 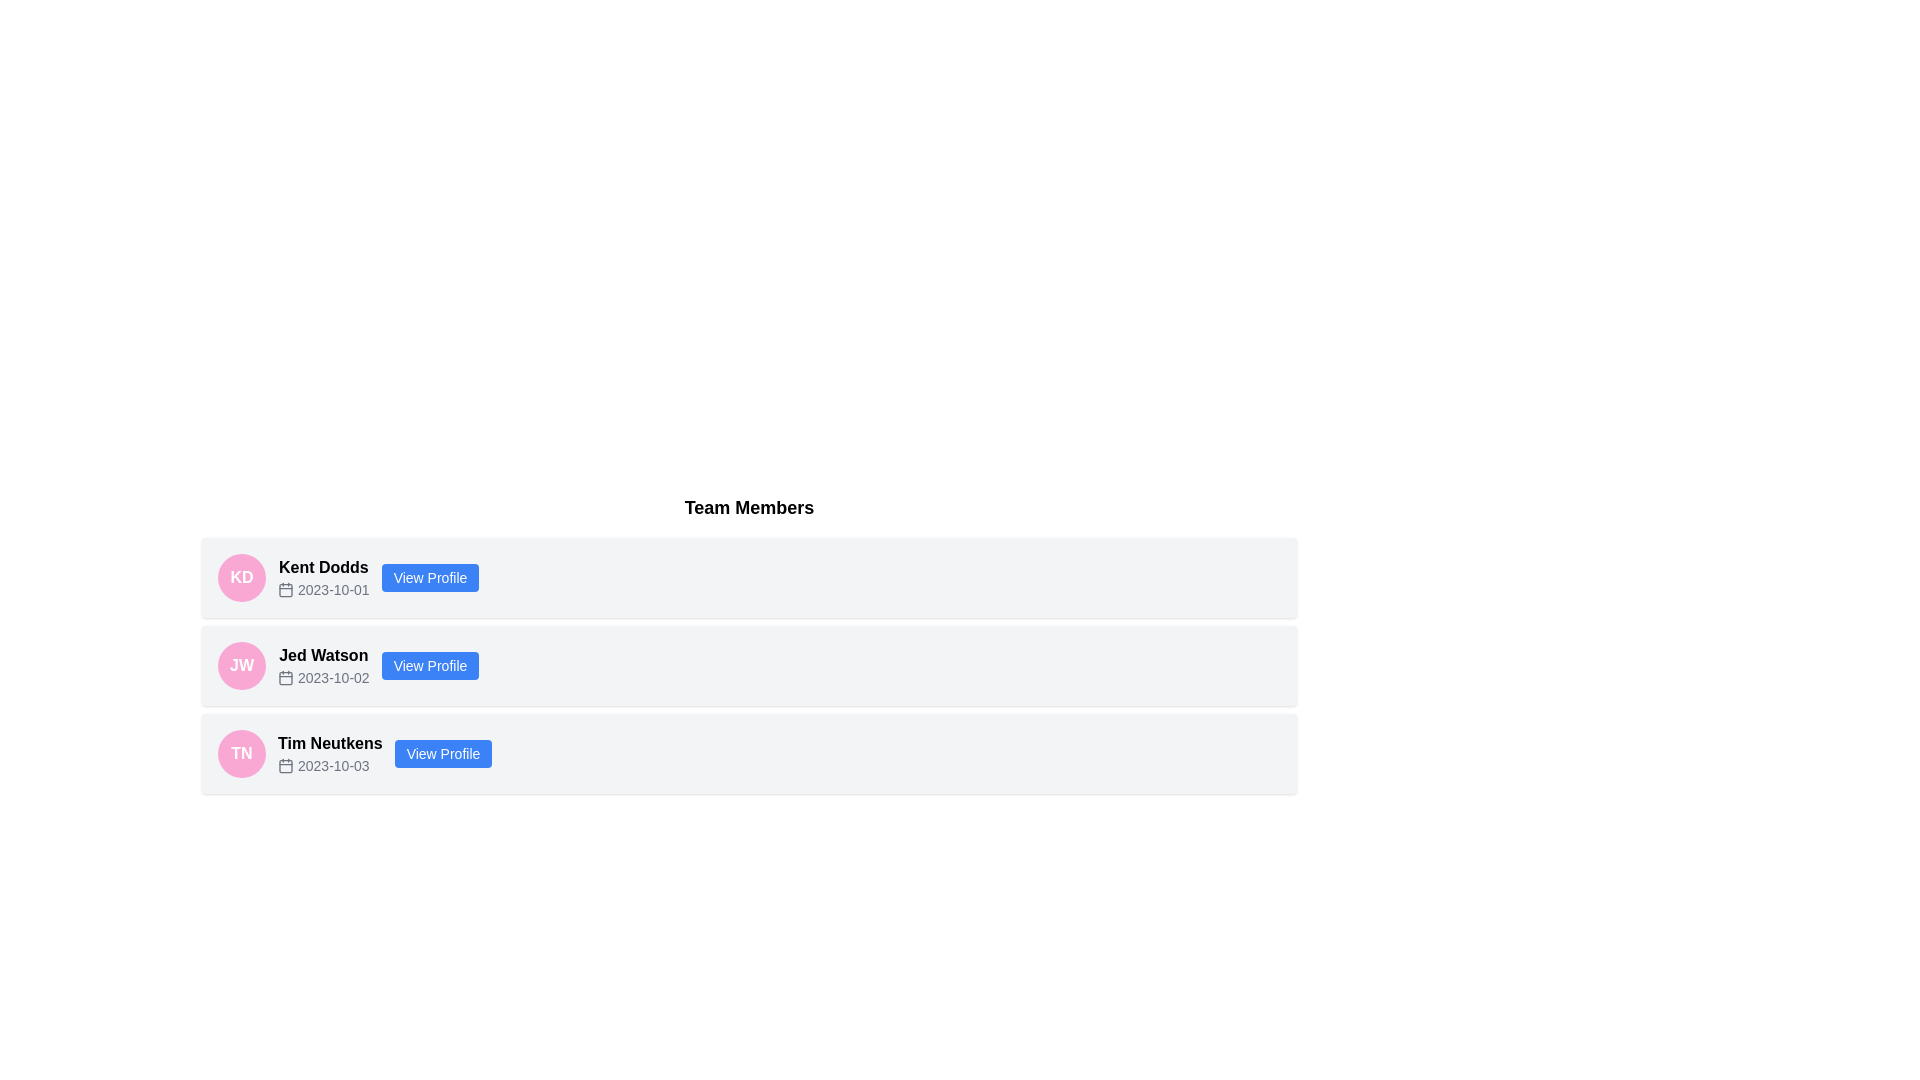 I want to click on the 'View Profile' button of the third user information card in the list, which displays user details including a name, an avatar, and a date, so click(x=748, y=753).